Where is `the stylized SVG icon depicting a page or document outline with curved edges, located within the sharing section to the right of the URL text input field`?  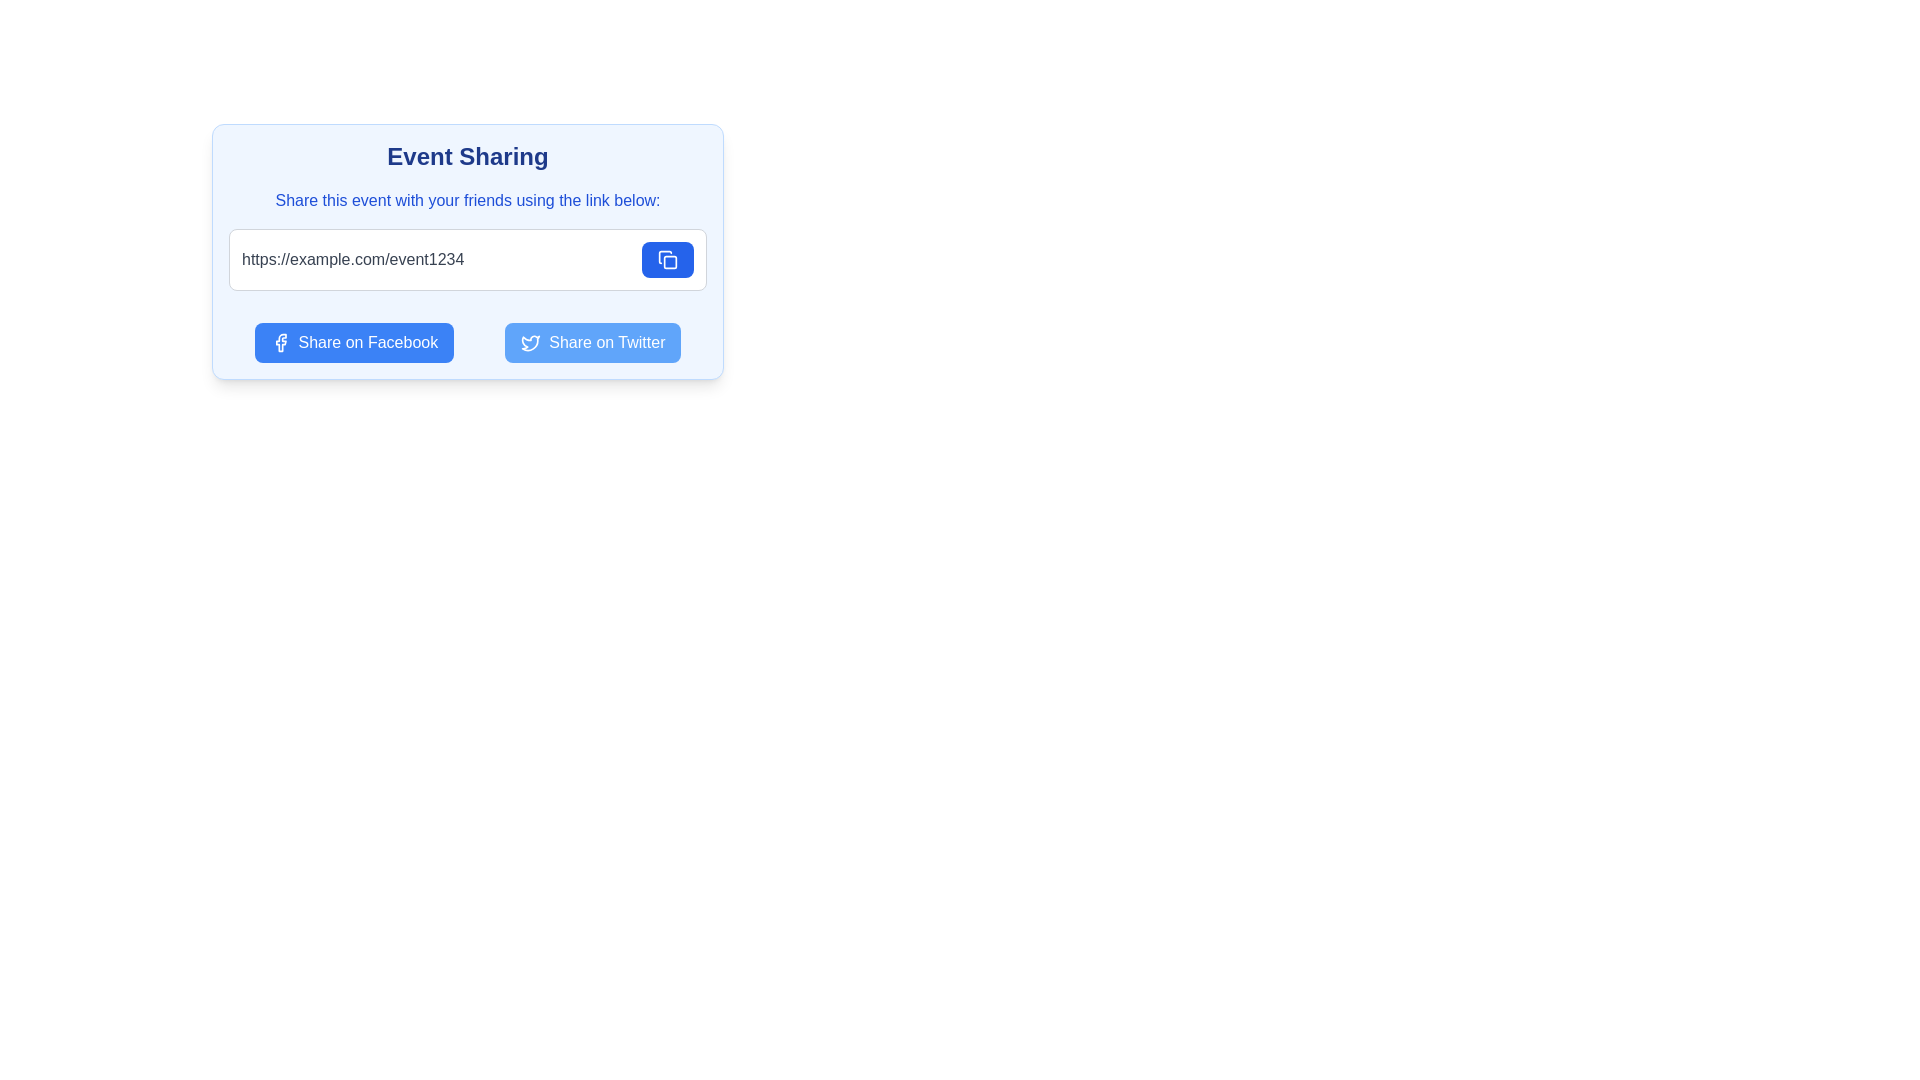
the stylized SVG icon depicting a page or document outline with curved edges, located within the sharing section to the right of the URL text input field is located at coordinates (665, 256).